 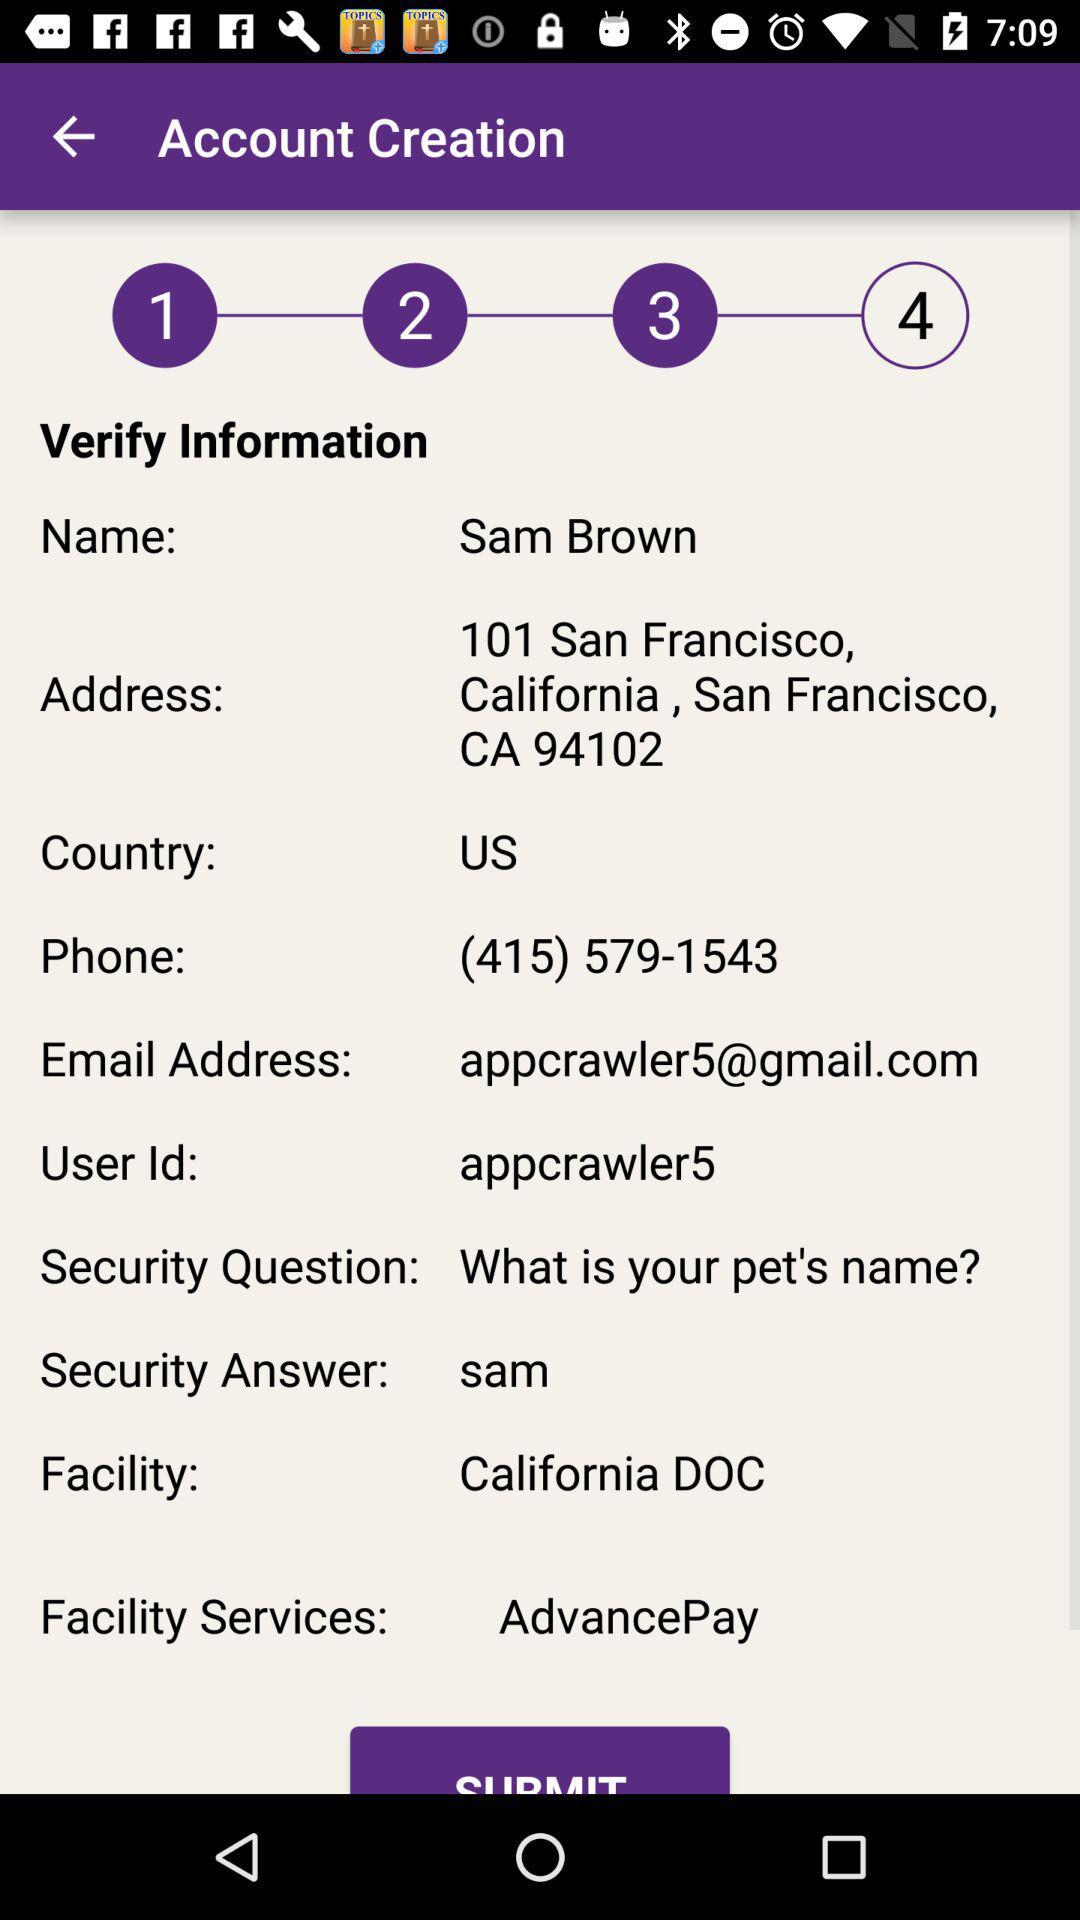 What do you see at coordinates (72, 135) in the screenshot?
I see `the app to the left of the account creation app` at bounding box center [72, 135].